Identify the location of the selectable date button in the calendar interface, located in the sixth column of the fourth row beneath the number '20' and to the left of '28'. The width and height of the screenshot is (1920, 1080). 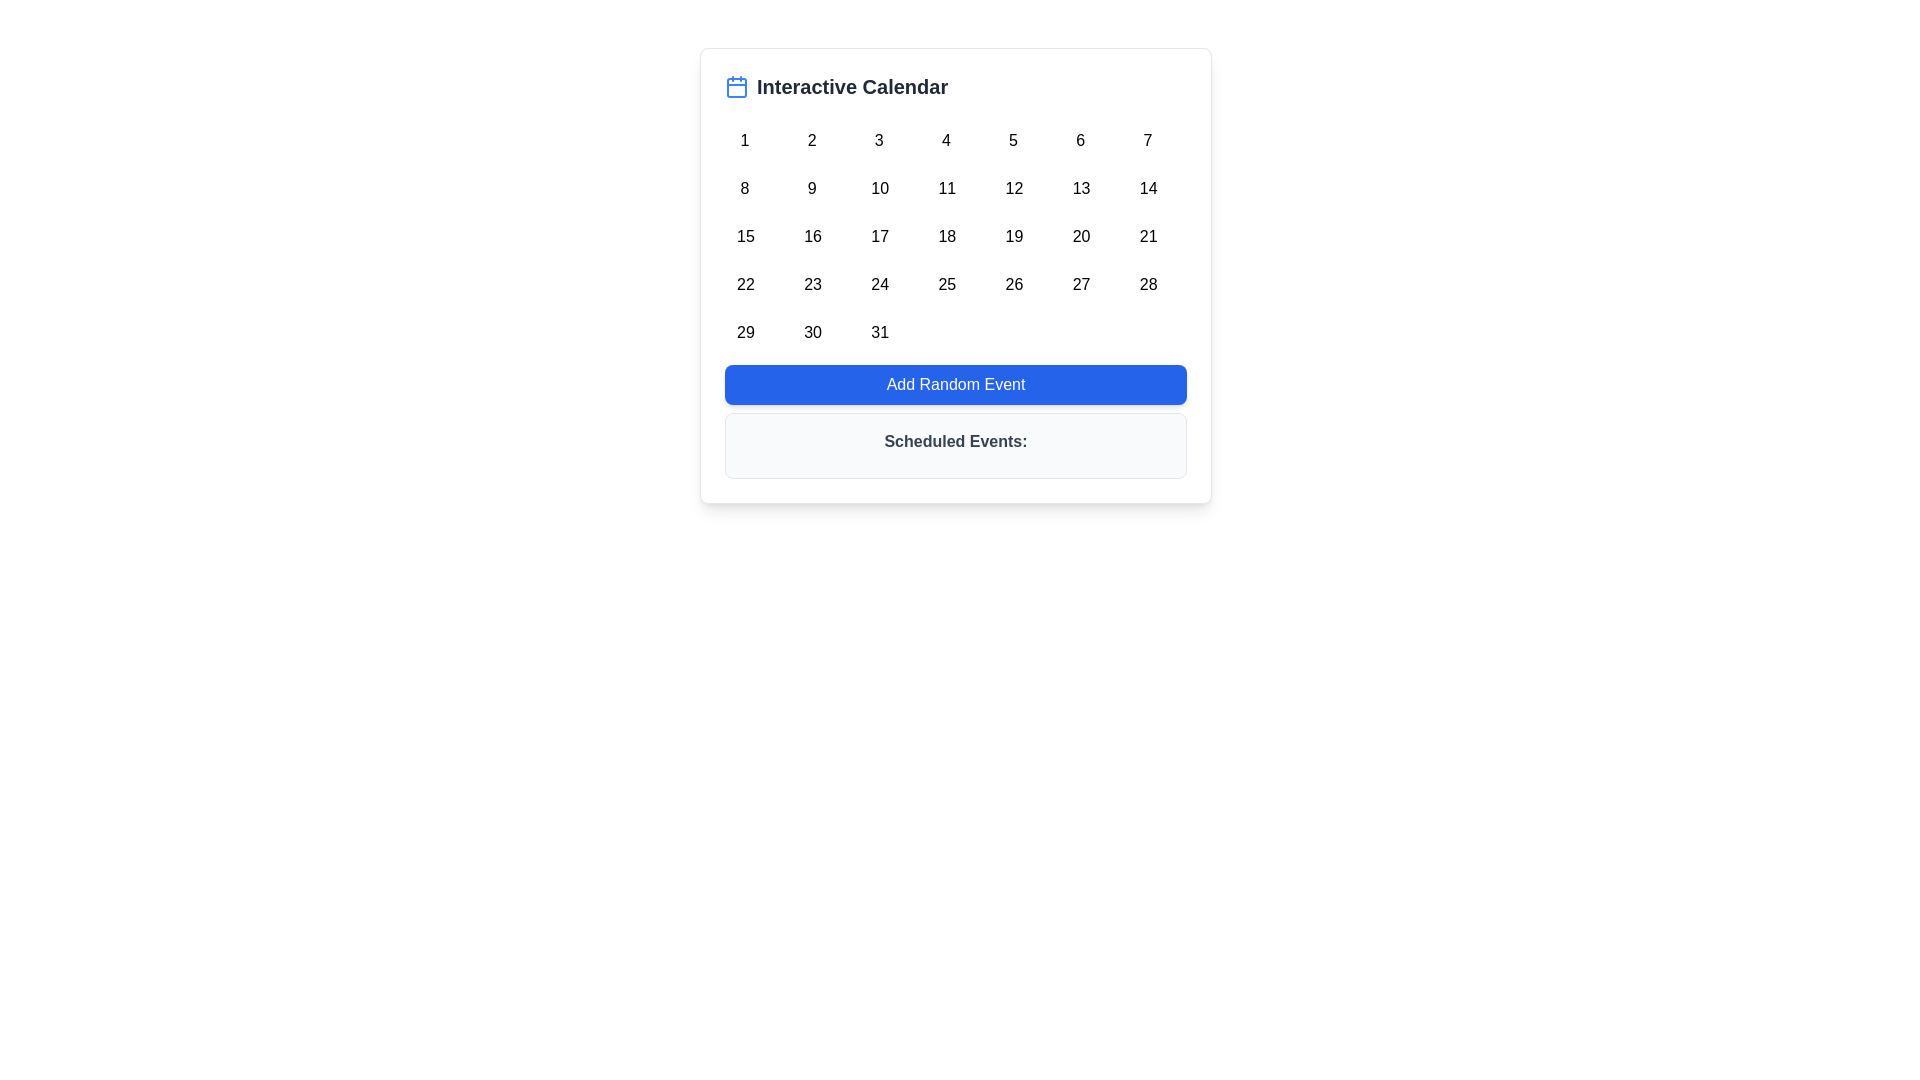
(1079, 281).